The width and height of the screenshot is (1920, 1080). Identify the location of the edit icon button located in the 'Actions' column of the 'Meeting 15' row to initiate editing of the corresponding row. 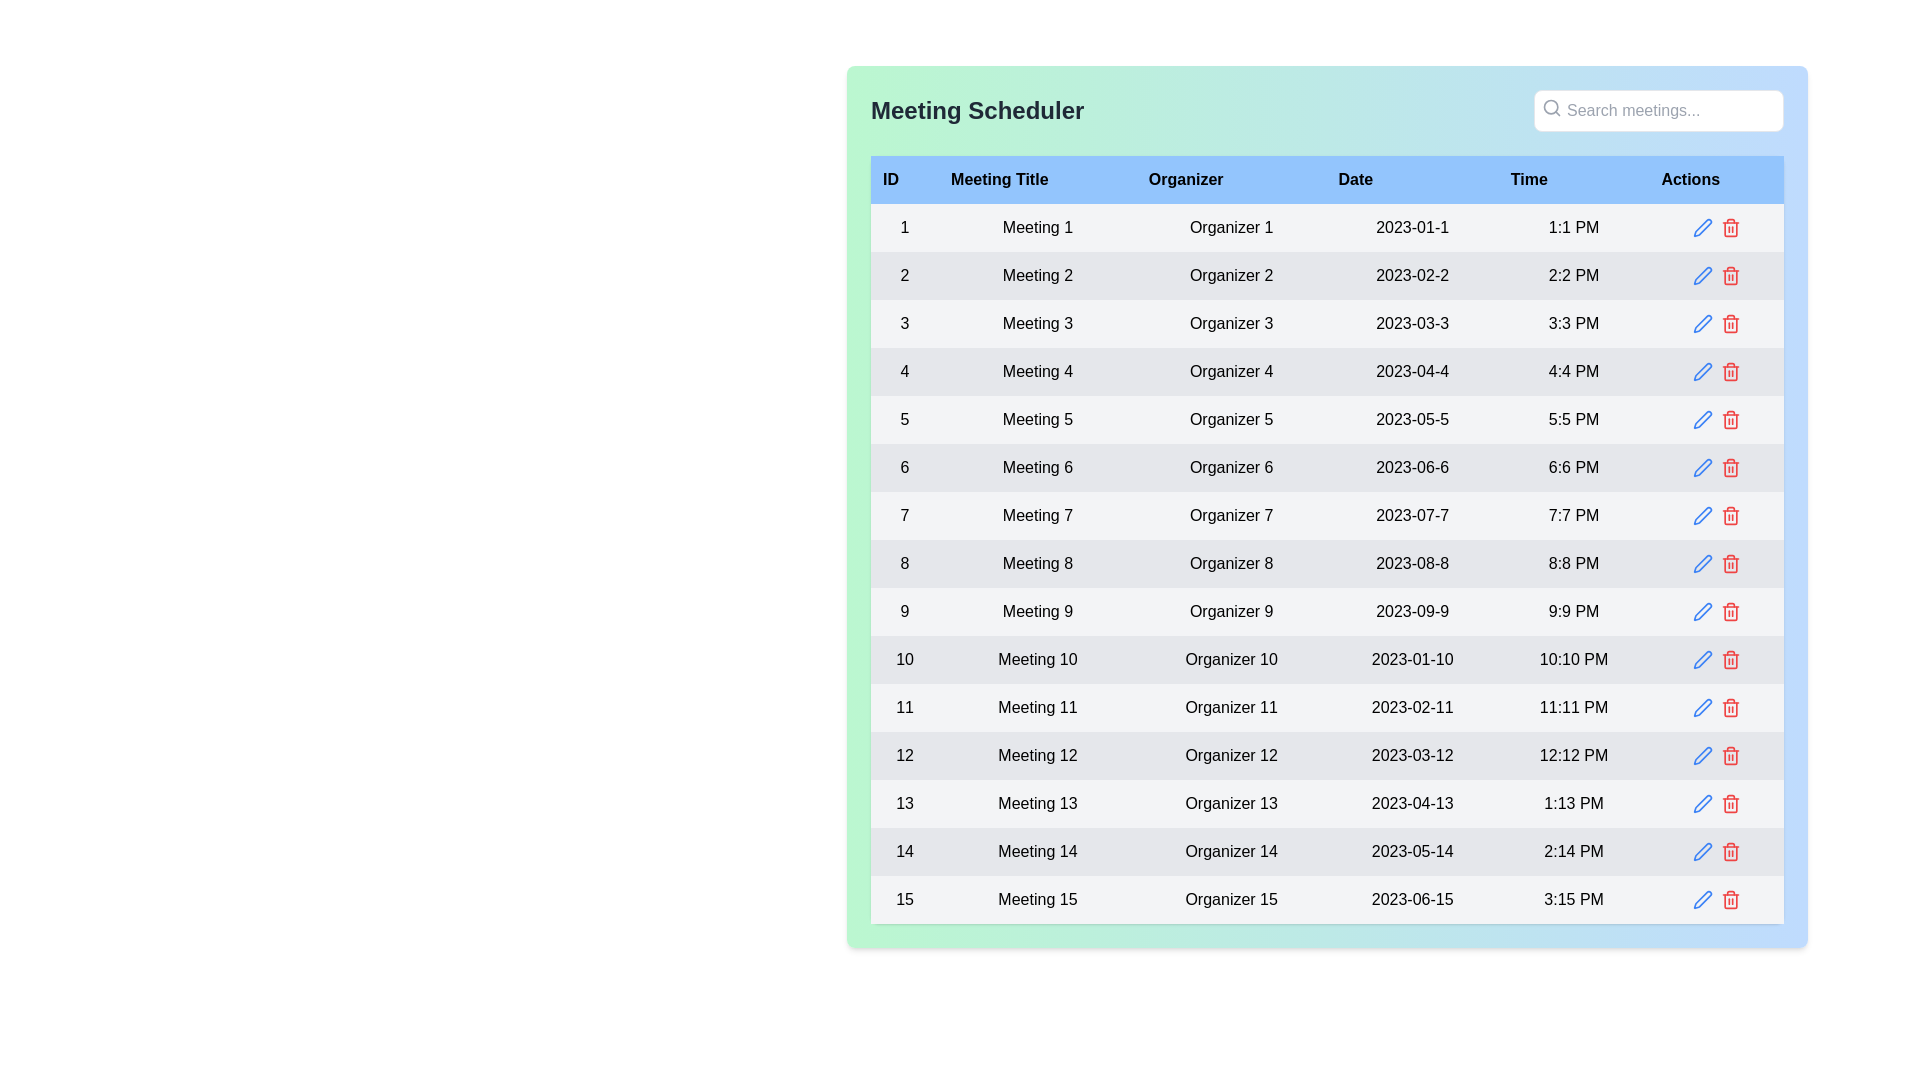
(1701, 898).